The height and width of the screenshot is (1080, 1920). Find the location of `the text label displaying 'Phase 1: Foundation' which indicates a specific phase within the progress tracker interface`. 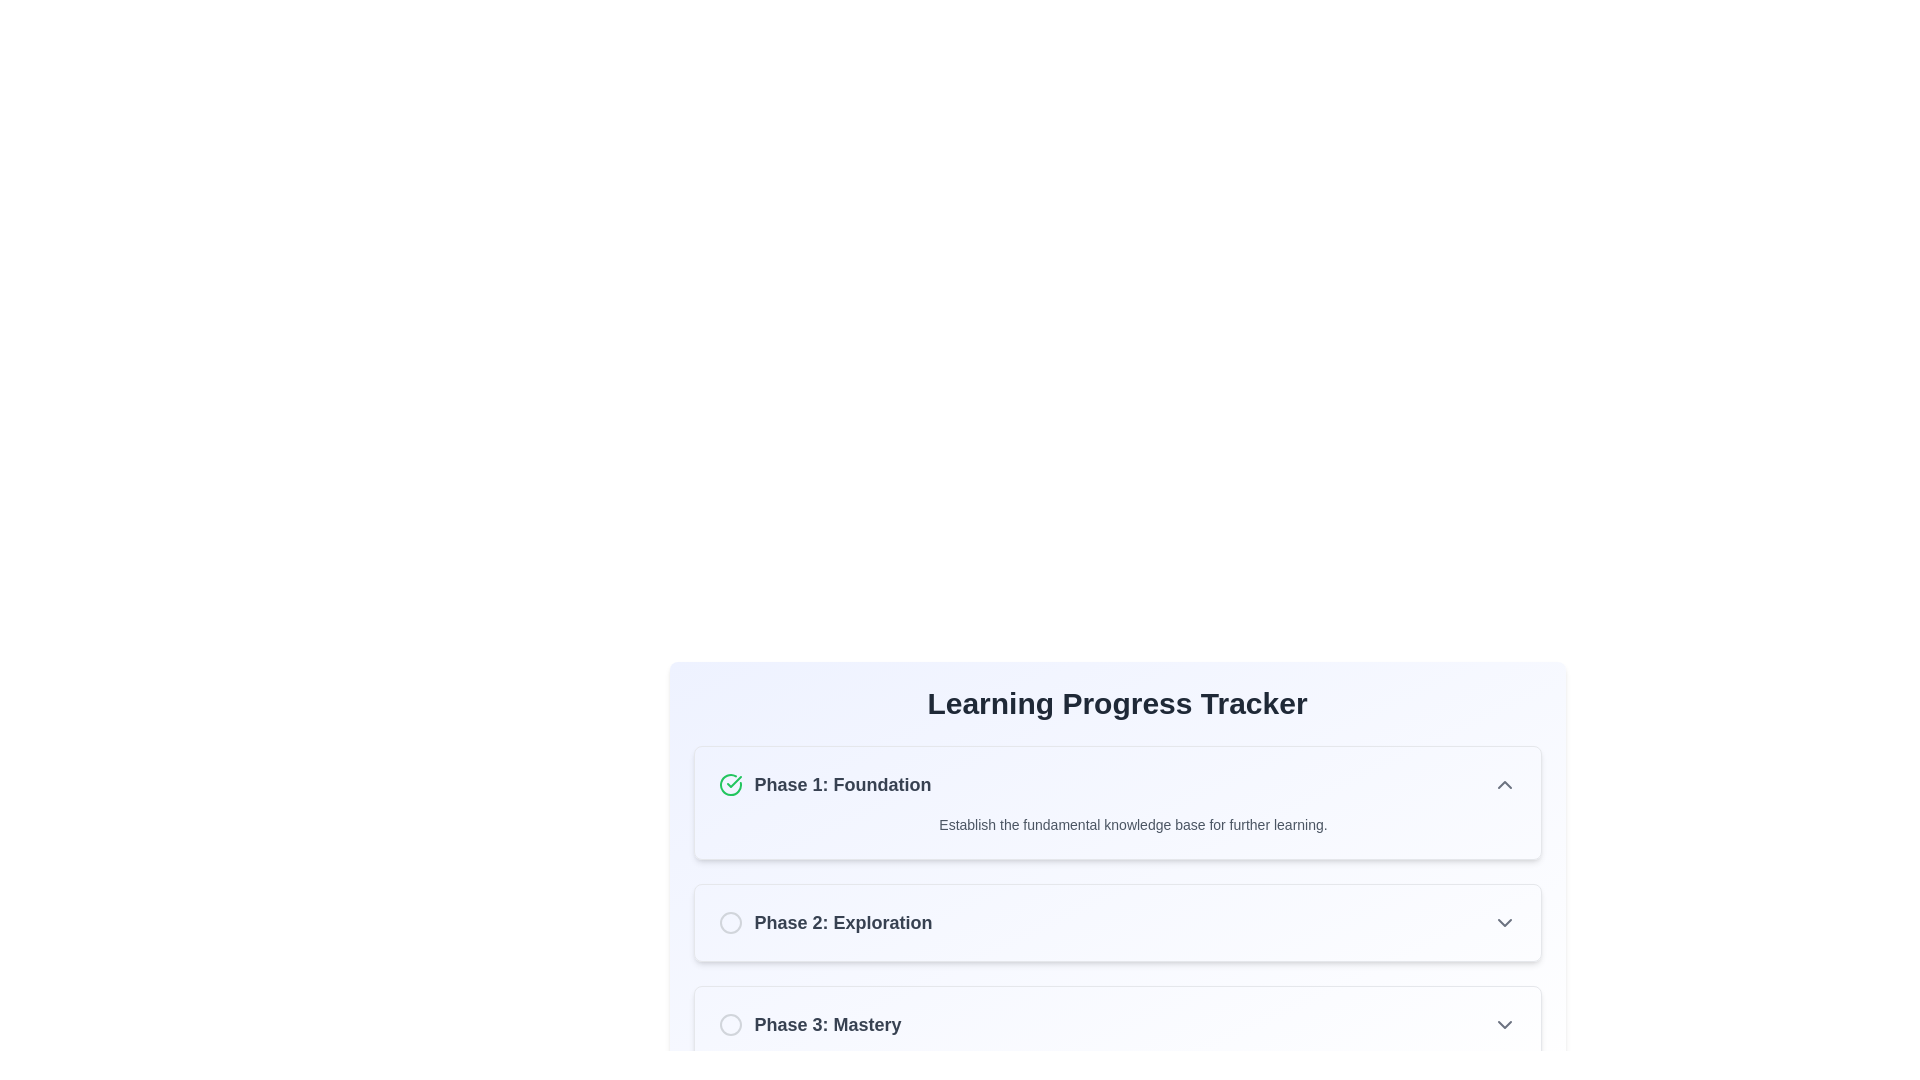

the text label displaying 'Phase 1: Foundation' which indicates a specific phase within the progress tracker interface is located at coordinates (843, 784).